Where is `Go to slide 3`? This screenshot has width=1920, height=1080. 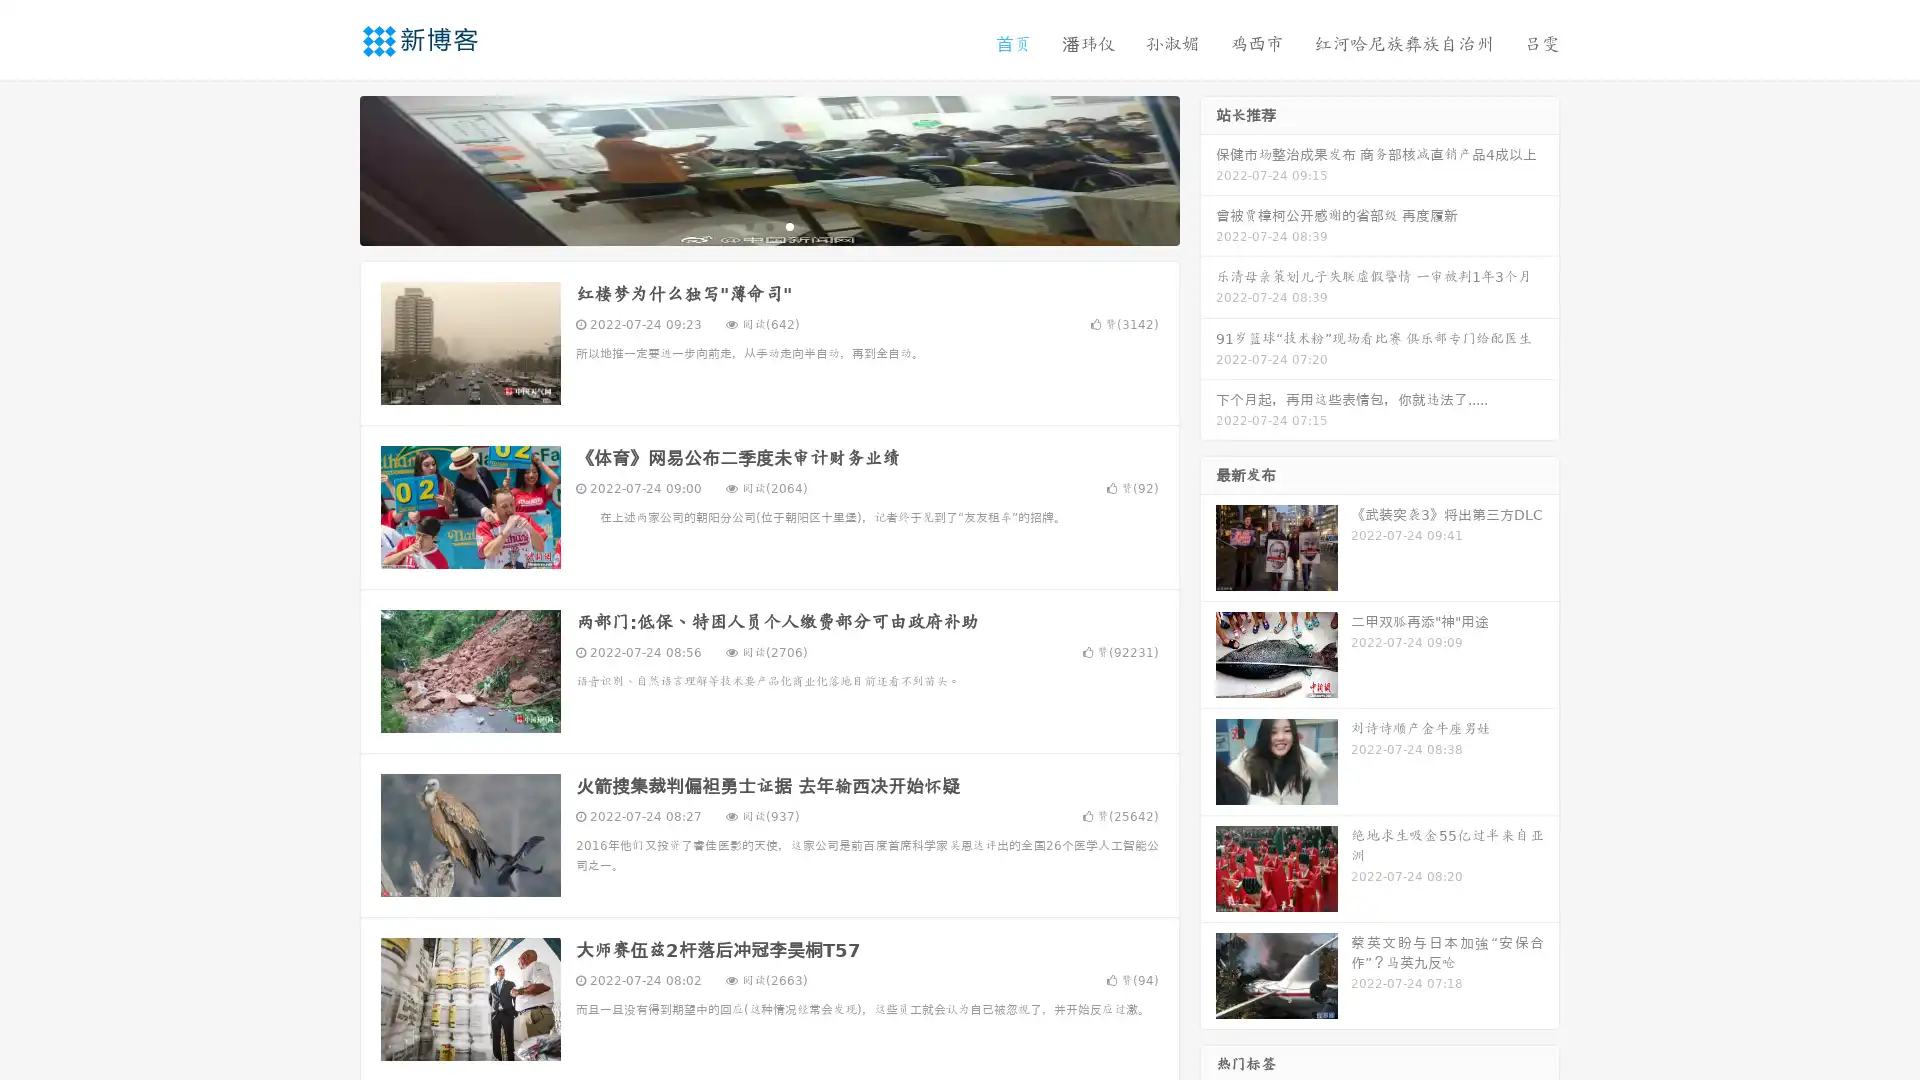 Go to slide 3 is located at coordinates (789, 225).